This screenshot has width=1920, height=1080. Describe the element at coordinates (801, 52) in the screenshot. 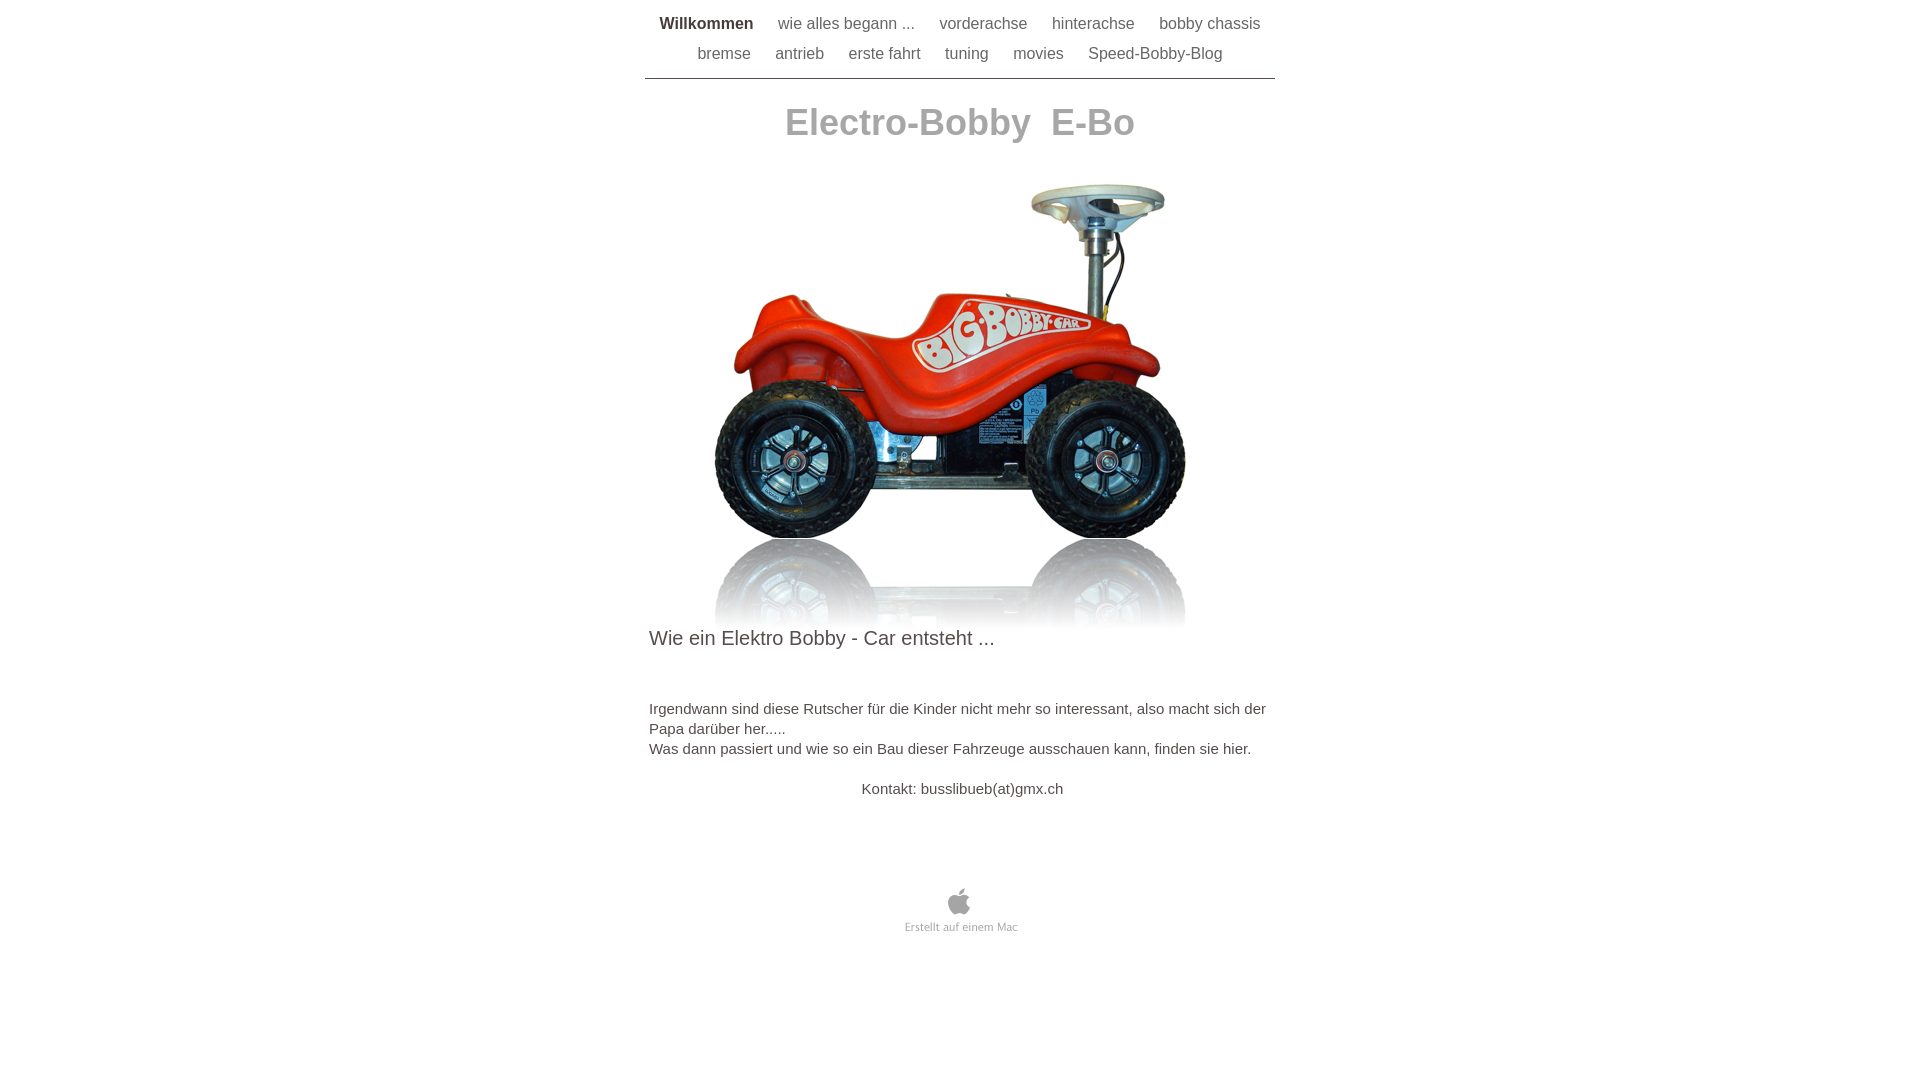

I see `'antrieb'` at that location.